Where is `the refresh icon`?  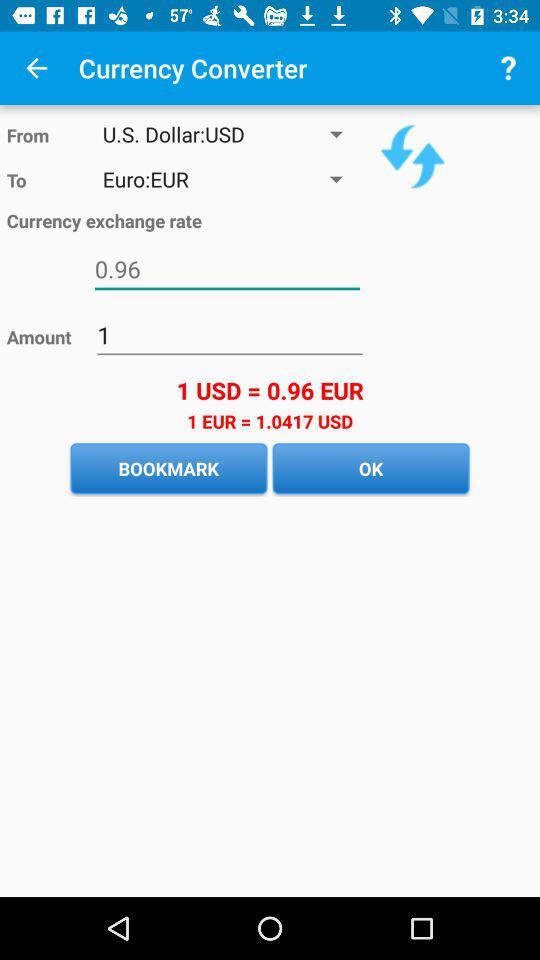
the refresh icon is located at coordinates (411, 155).